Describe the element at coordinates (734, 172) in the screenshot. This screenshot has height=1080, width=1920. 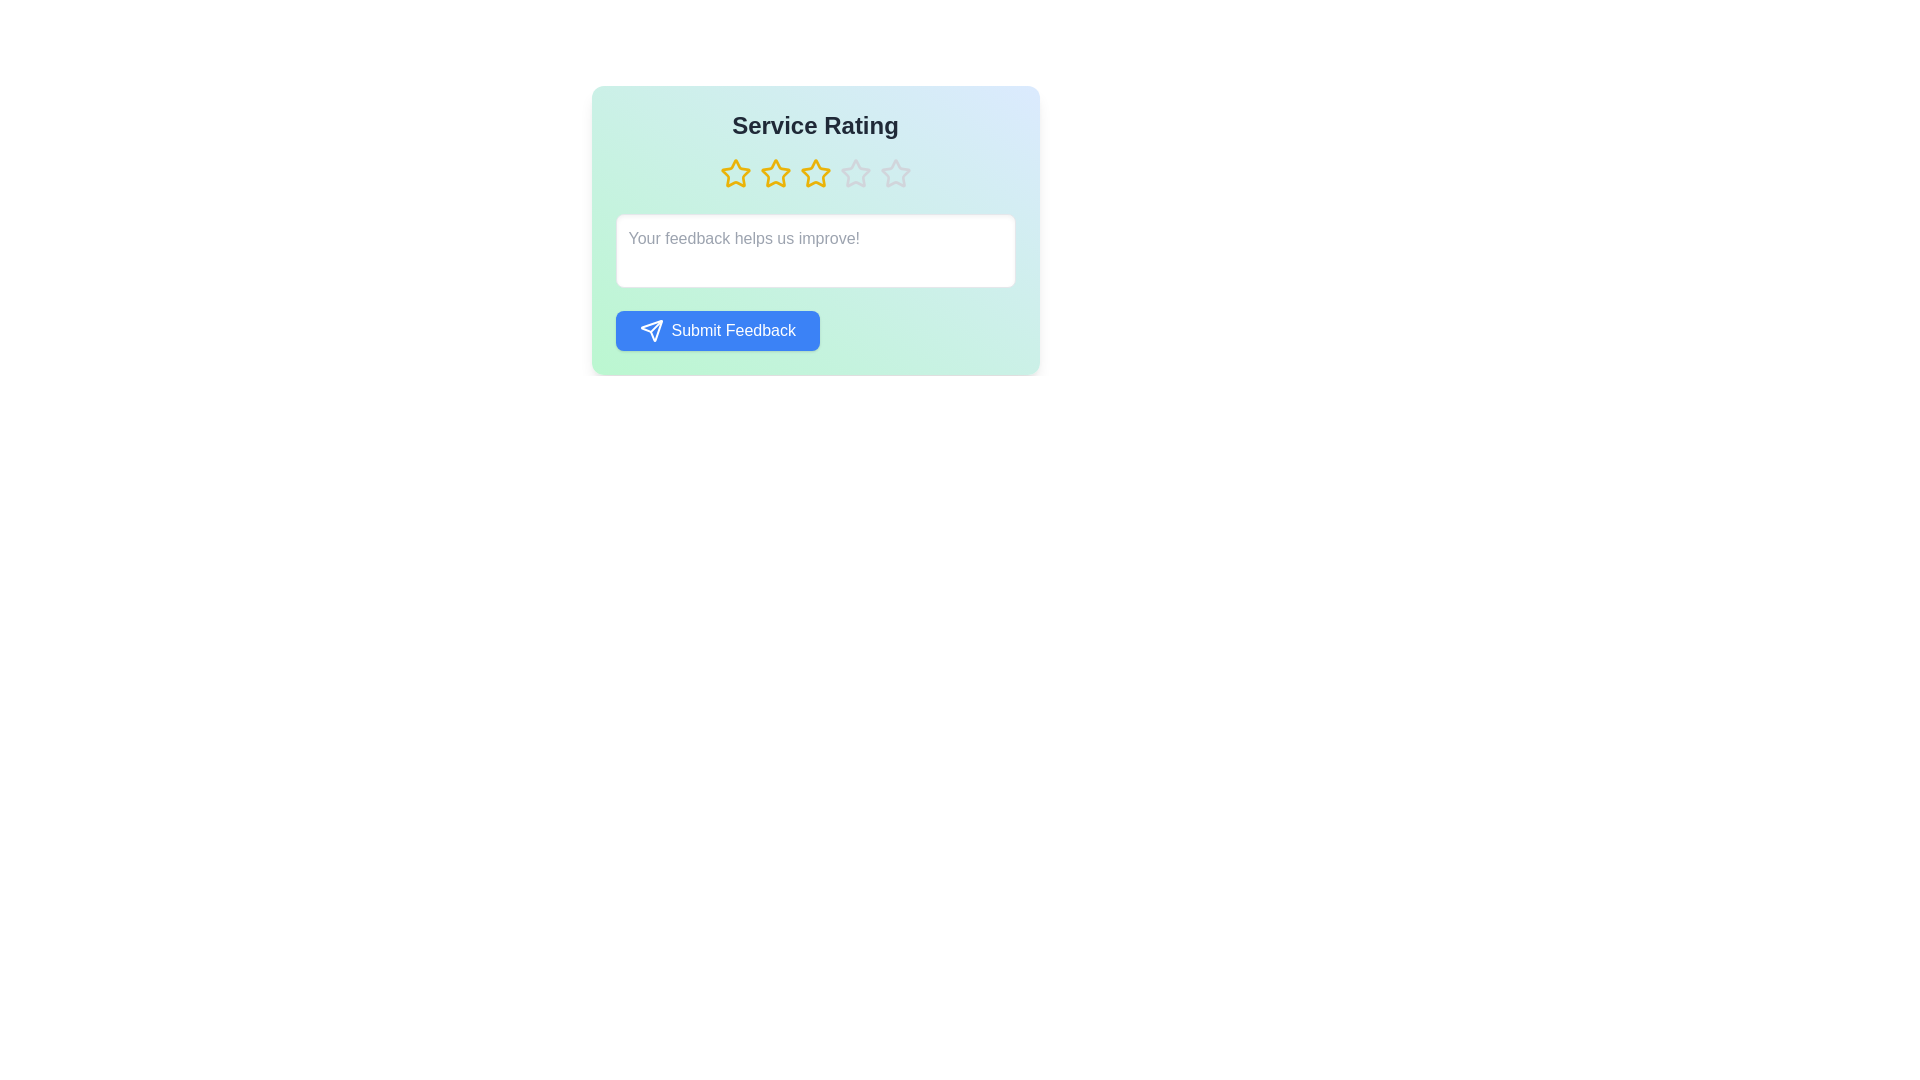
I see `the yellow star-shaped rating icon with a hollow center` at that location.